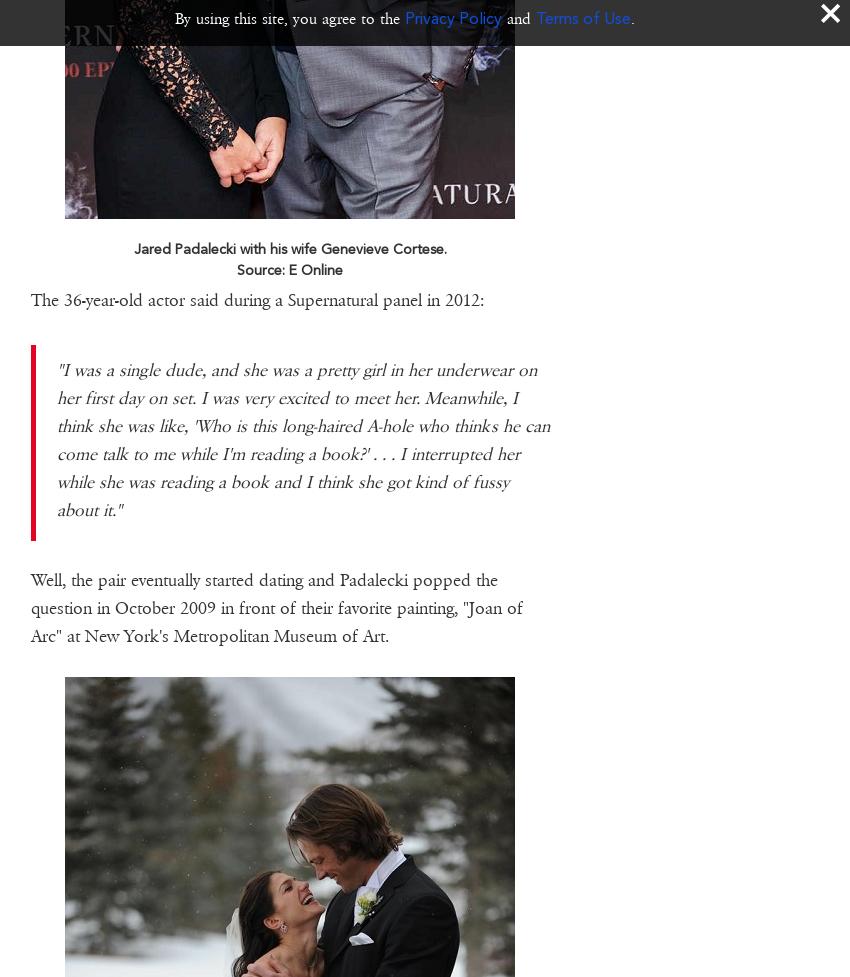  I want to click on '.', so click(631, 18).